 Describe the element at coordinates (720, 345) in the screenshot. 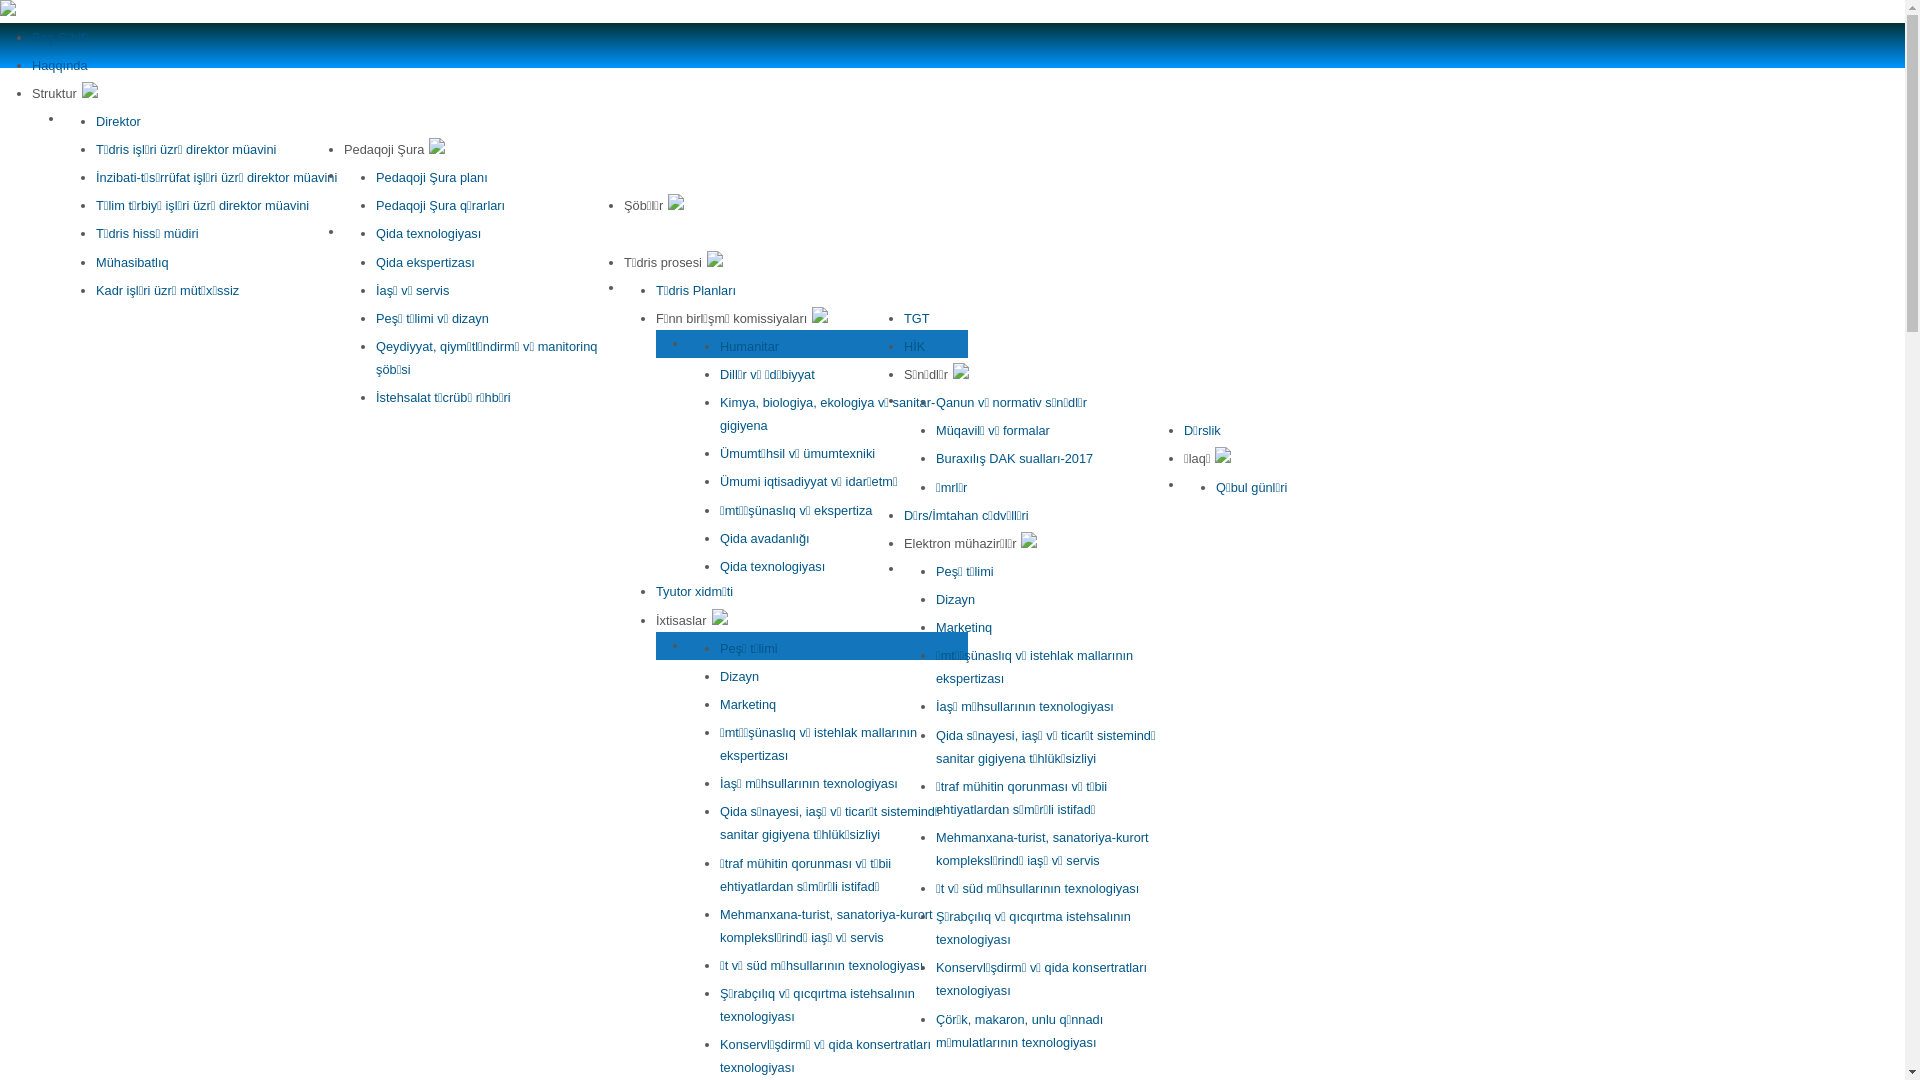

I see `'Humanitar'` at that location.